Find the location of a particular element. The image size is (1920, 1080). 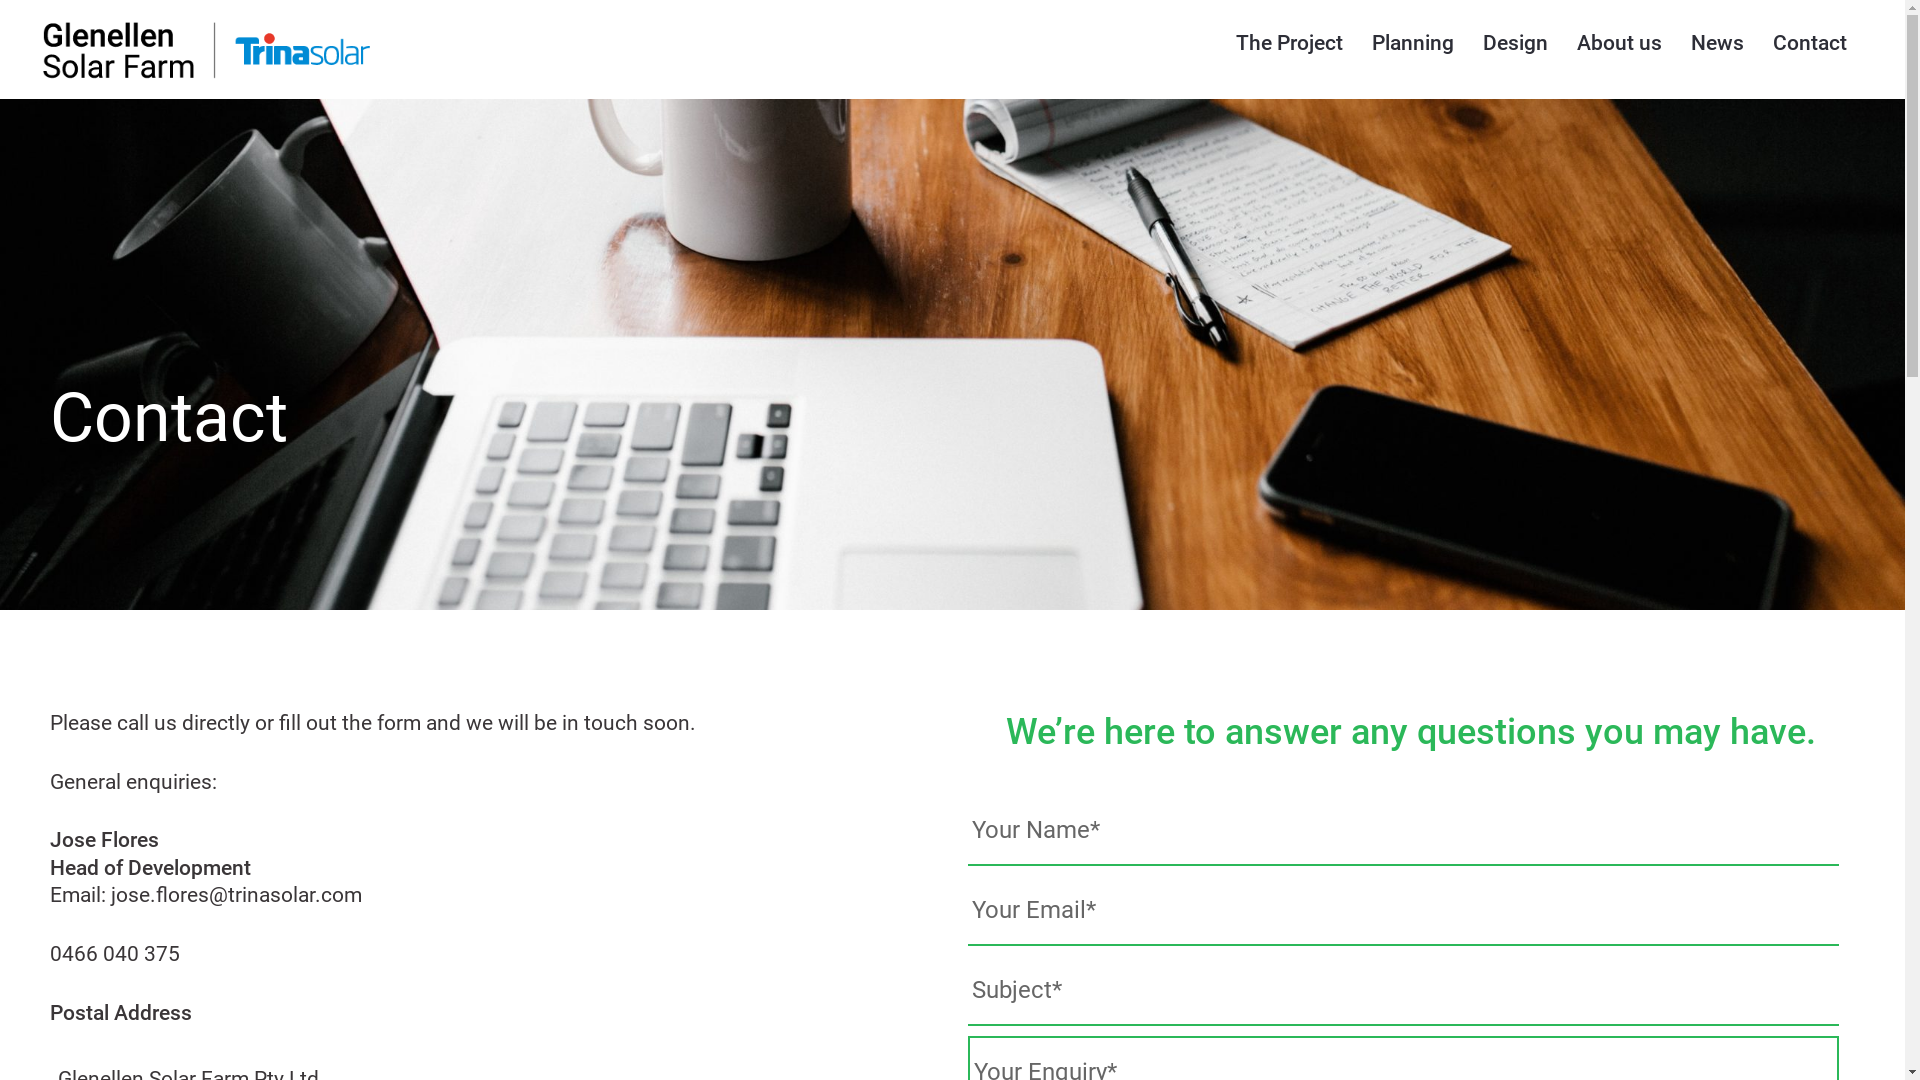

'Design' is located at coordinates (1515, 42).